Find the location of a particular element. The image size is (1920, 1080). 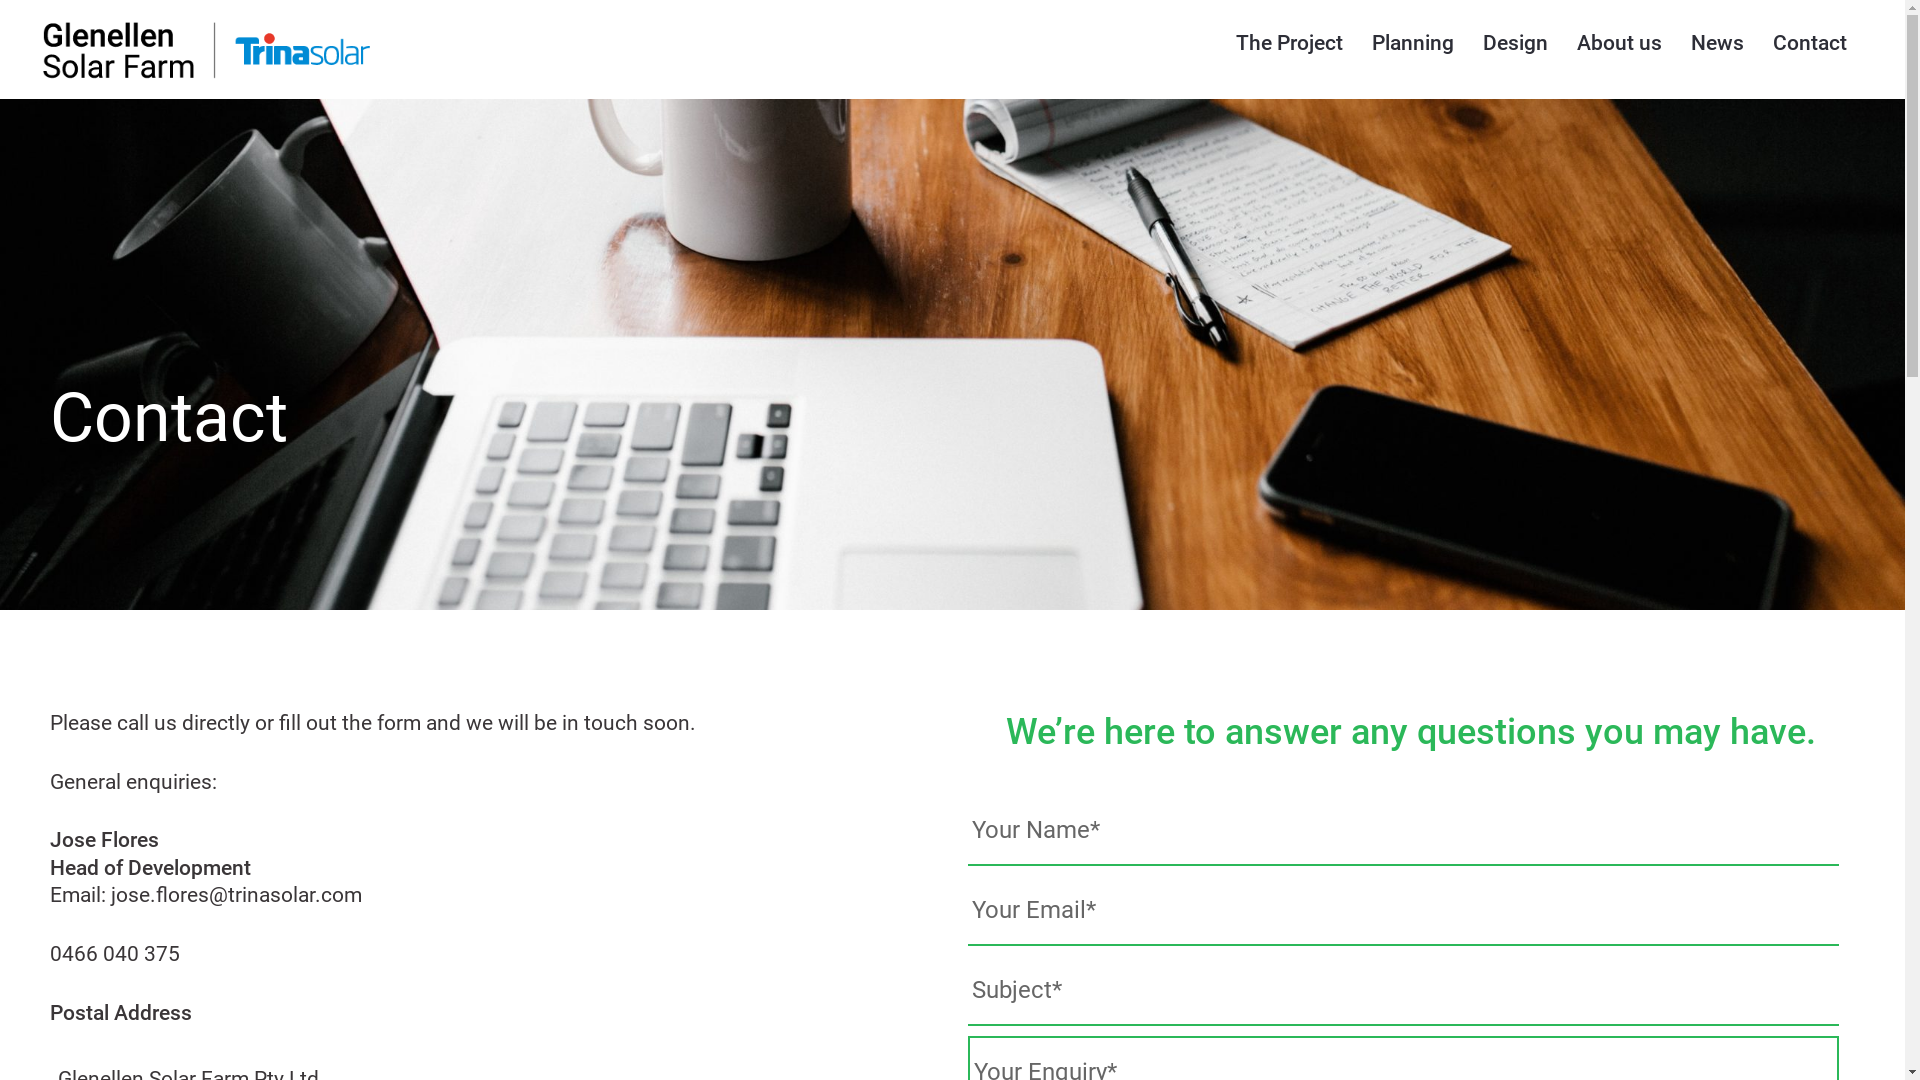

'Design' is located at coordinates (1515, 42).